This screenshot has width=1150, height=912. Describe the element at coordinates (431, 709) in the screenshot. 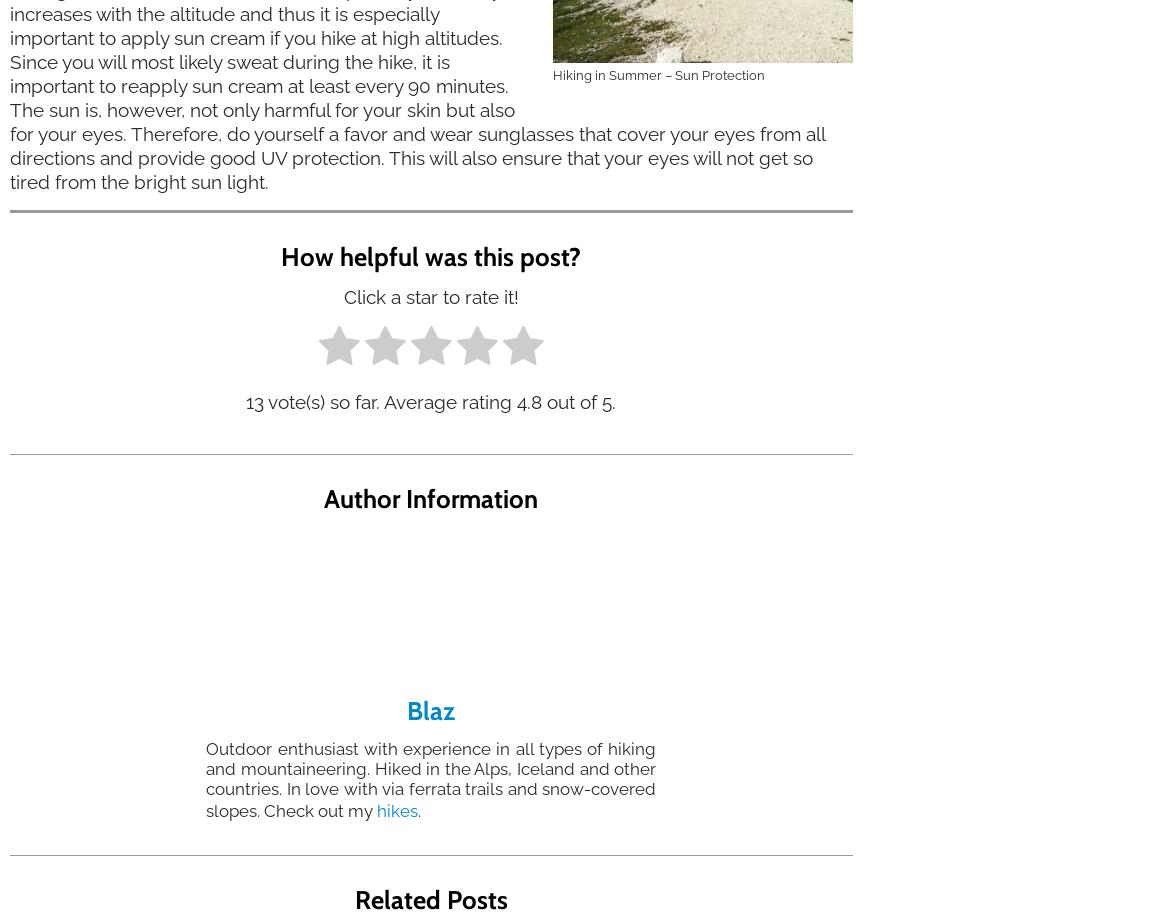

I see `'Blaz'` at that location.